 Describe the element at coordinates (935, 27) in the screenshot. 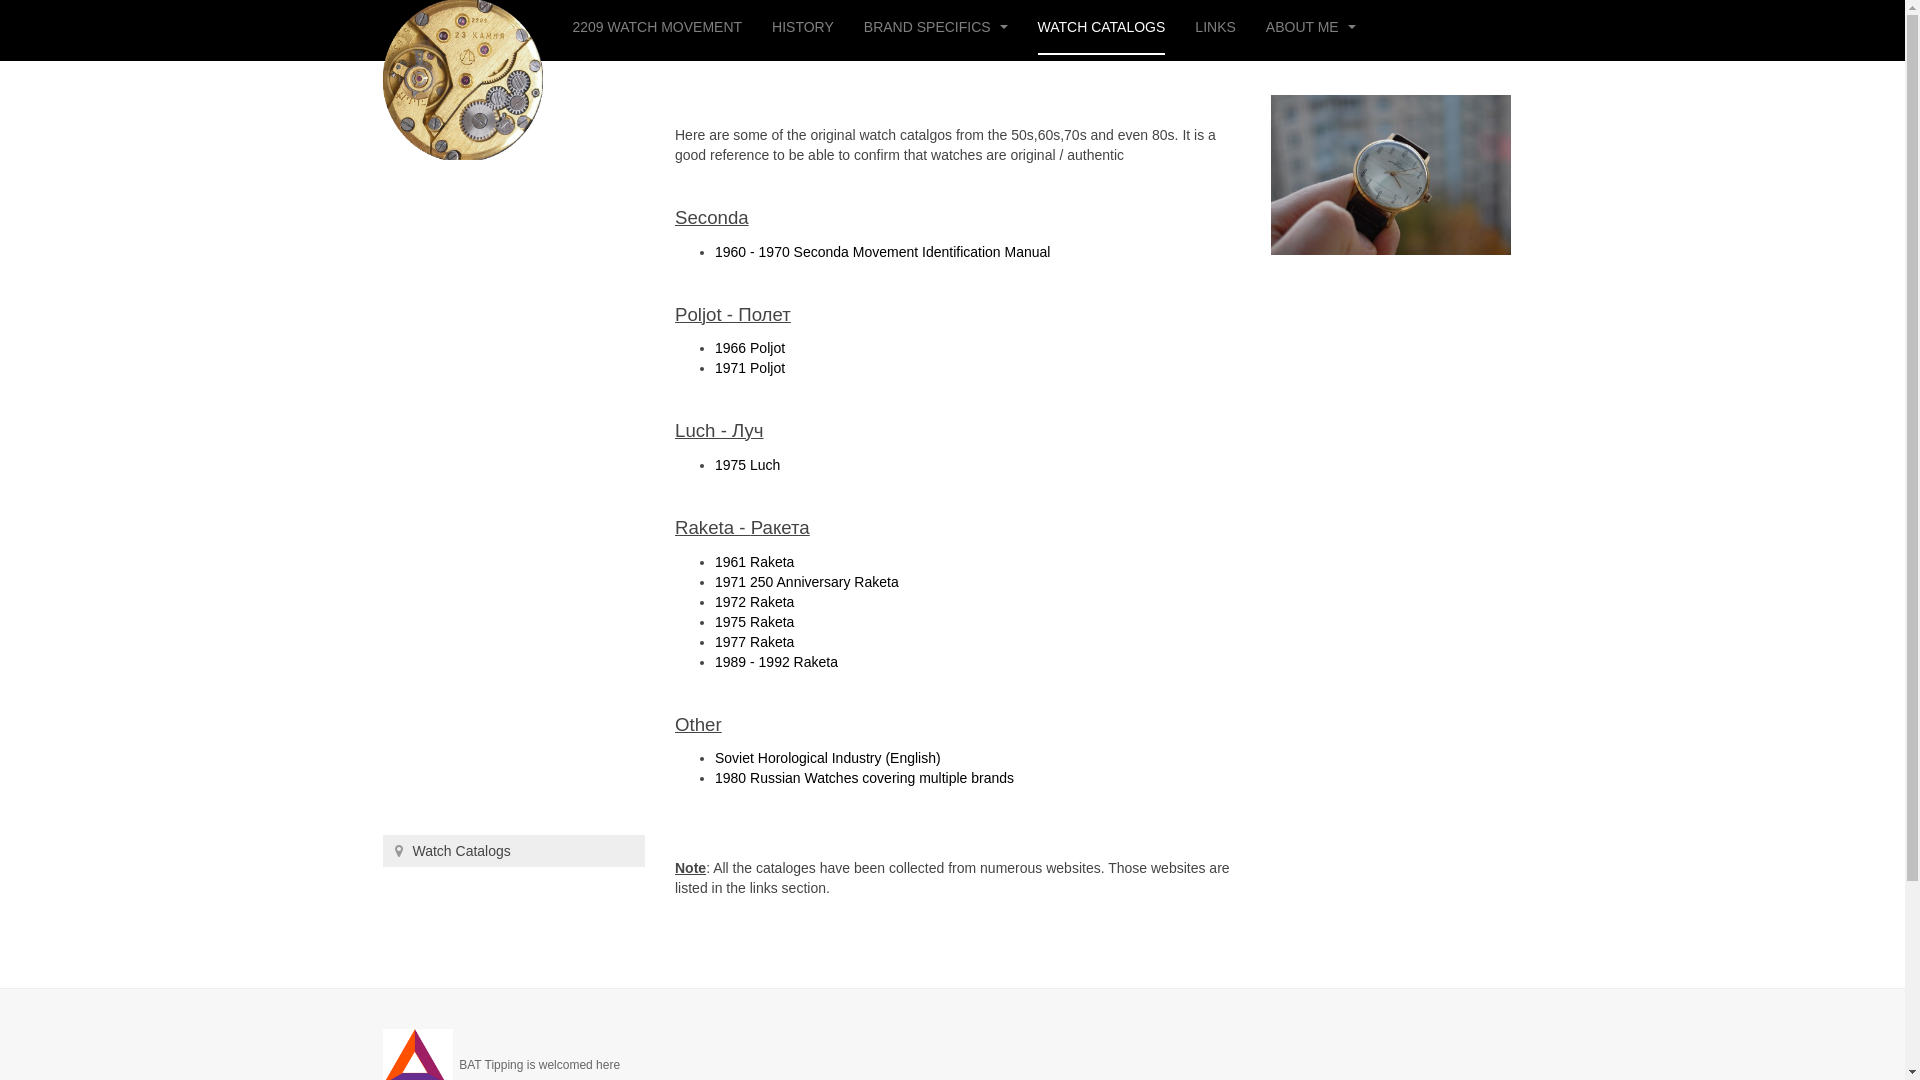

I see `'BRAND SPECIFICS'` at that location.